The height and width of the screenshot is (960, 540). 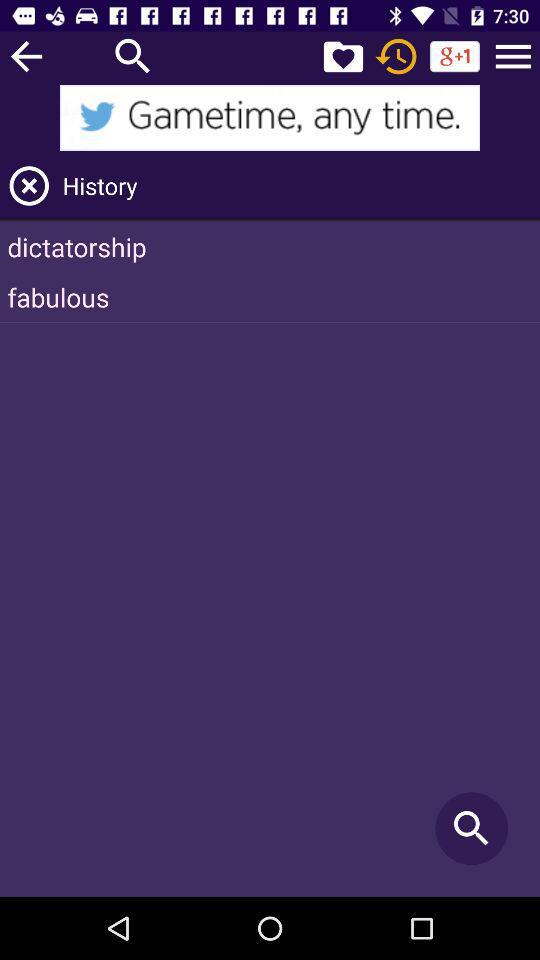 What do you see at coordinates (396, 55) in the screenshot?
I see `history` at bounding box center [396, 55].